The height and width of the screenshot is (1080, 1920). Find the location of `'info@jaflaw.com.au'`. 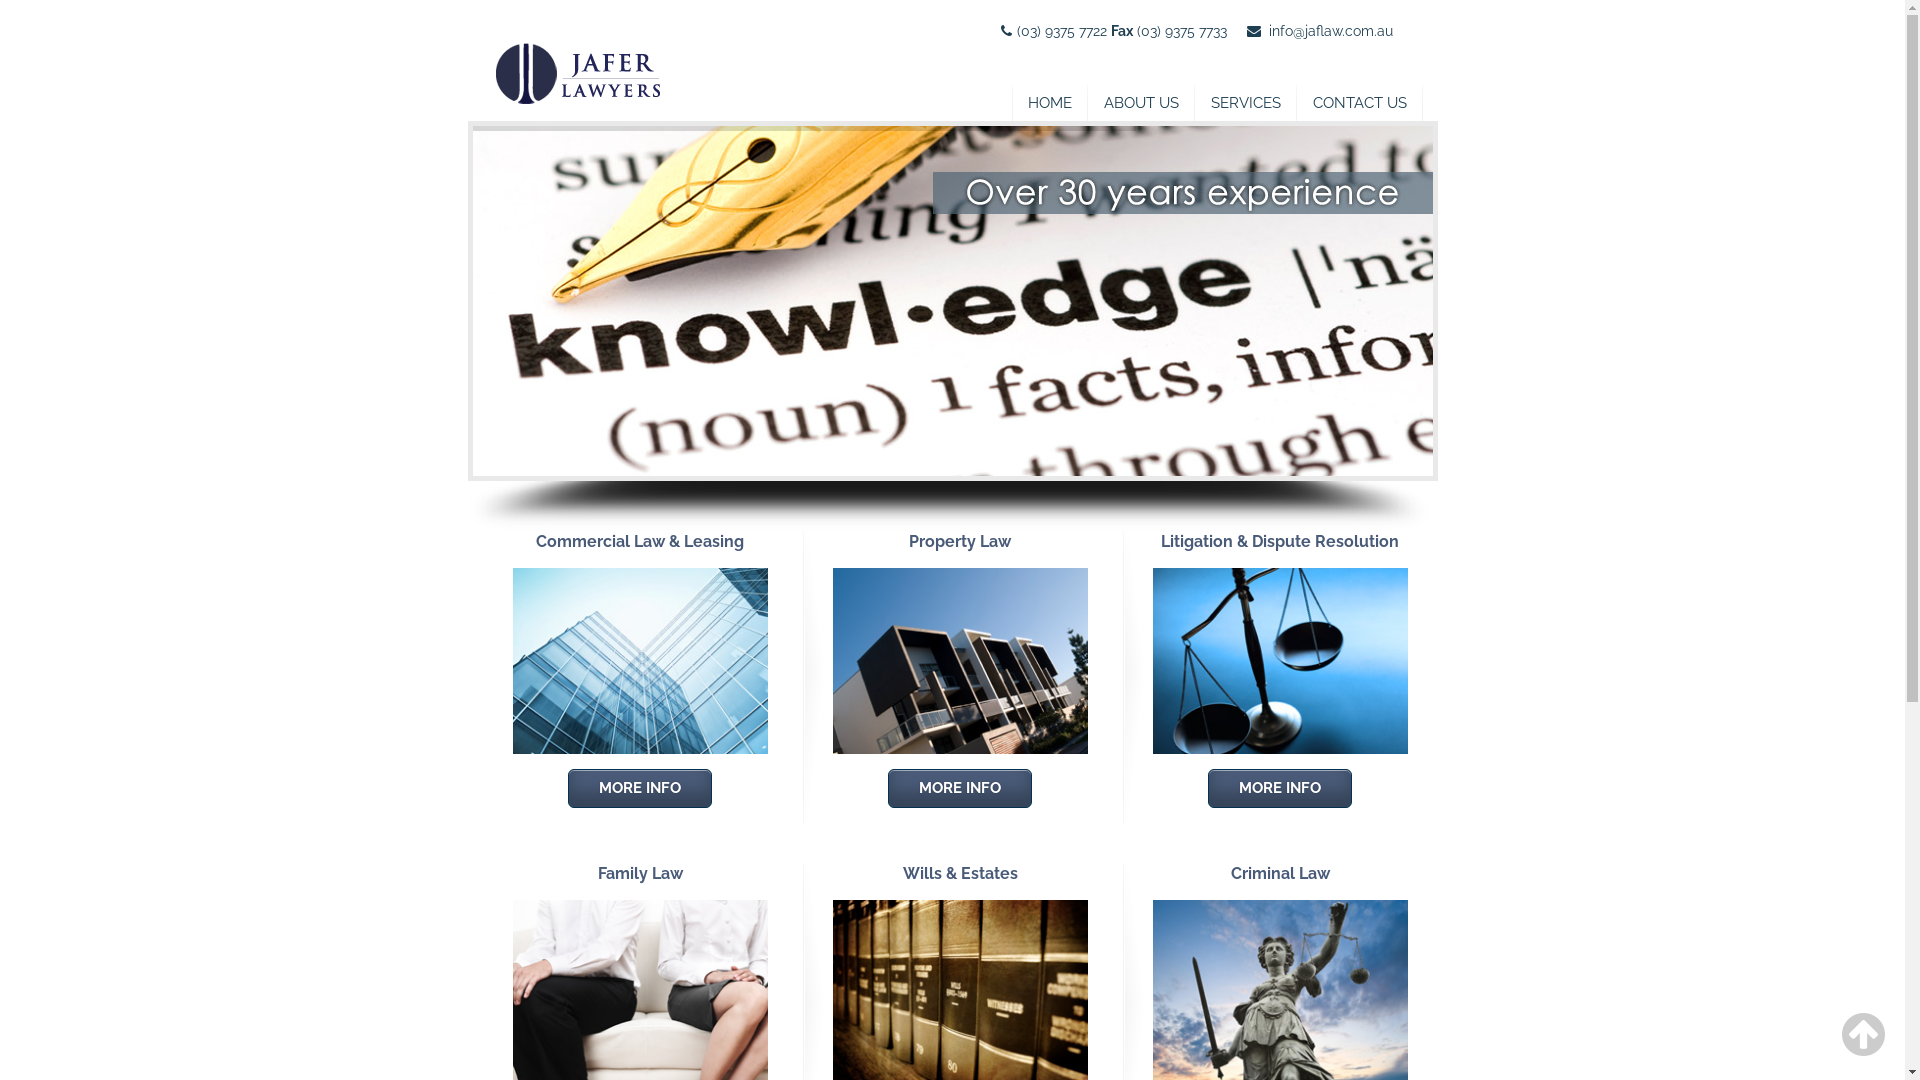

'info@jaflaw.com.au' is located at coordinates (1266, 30).